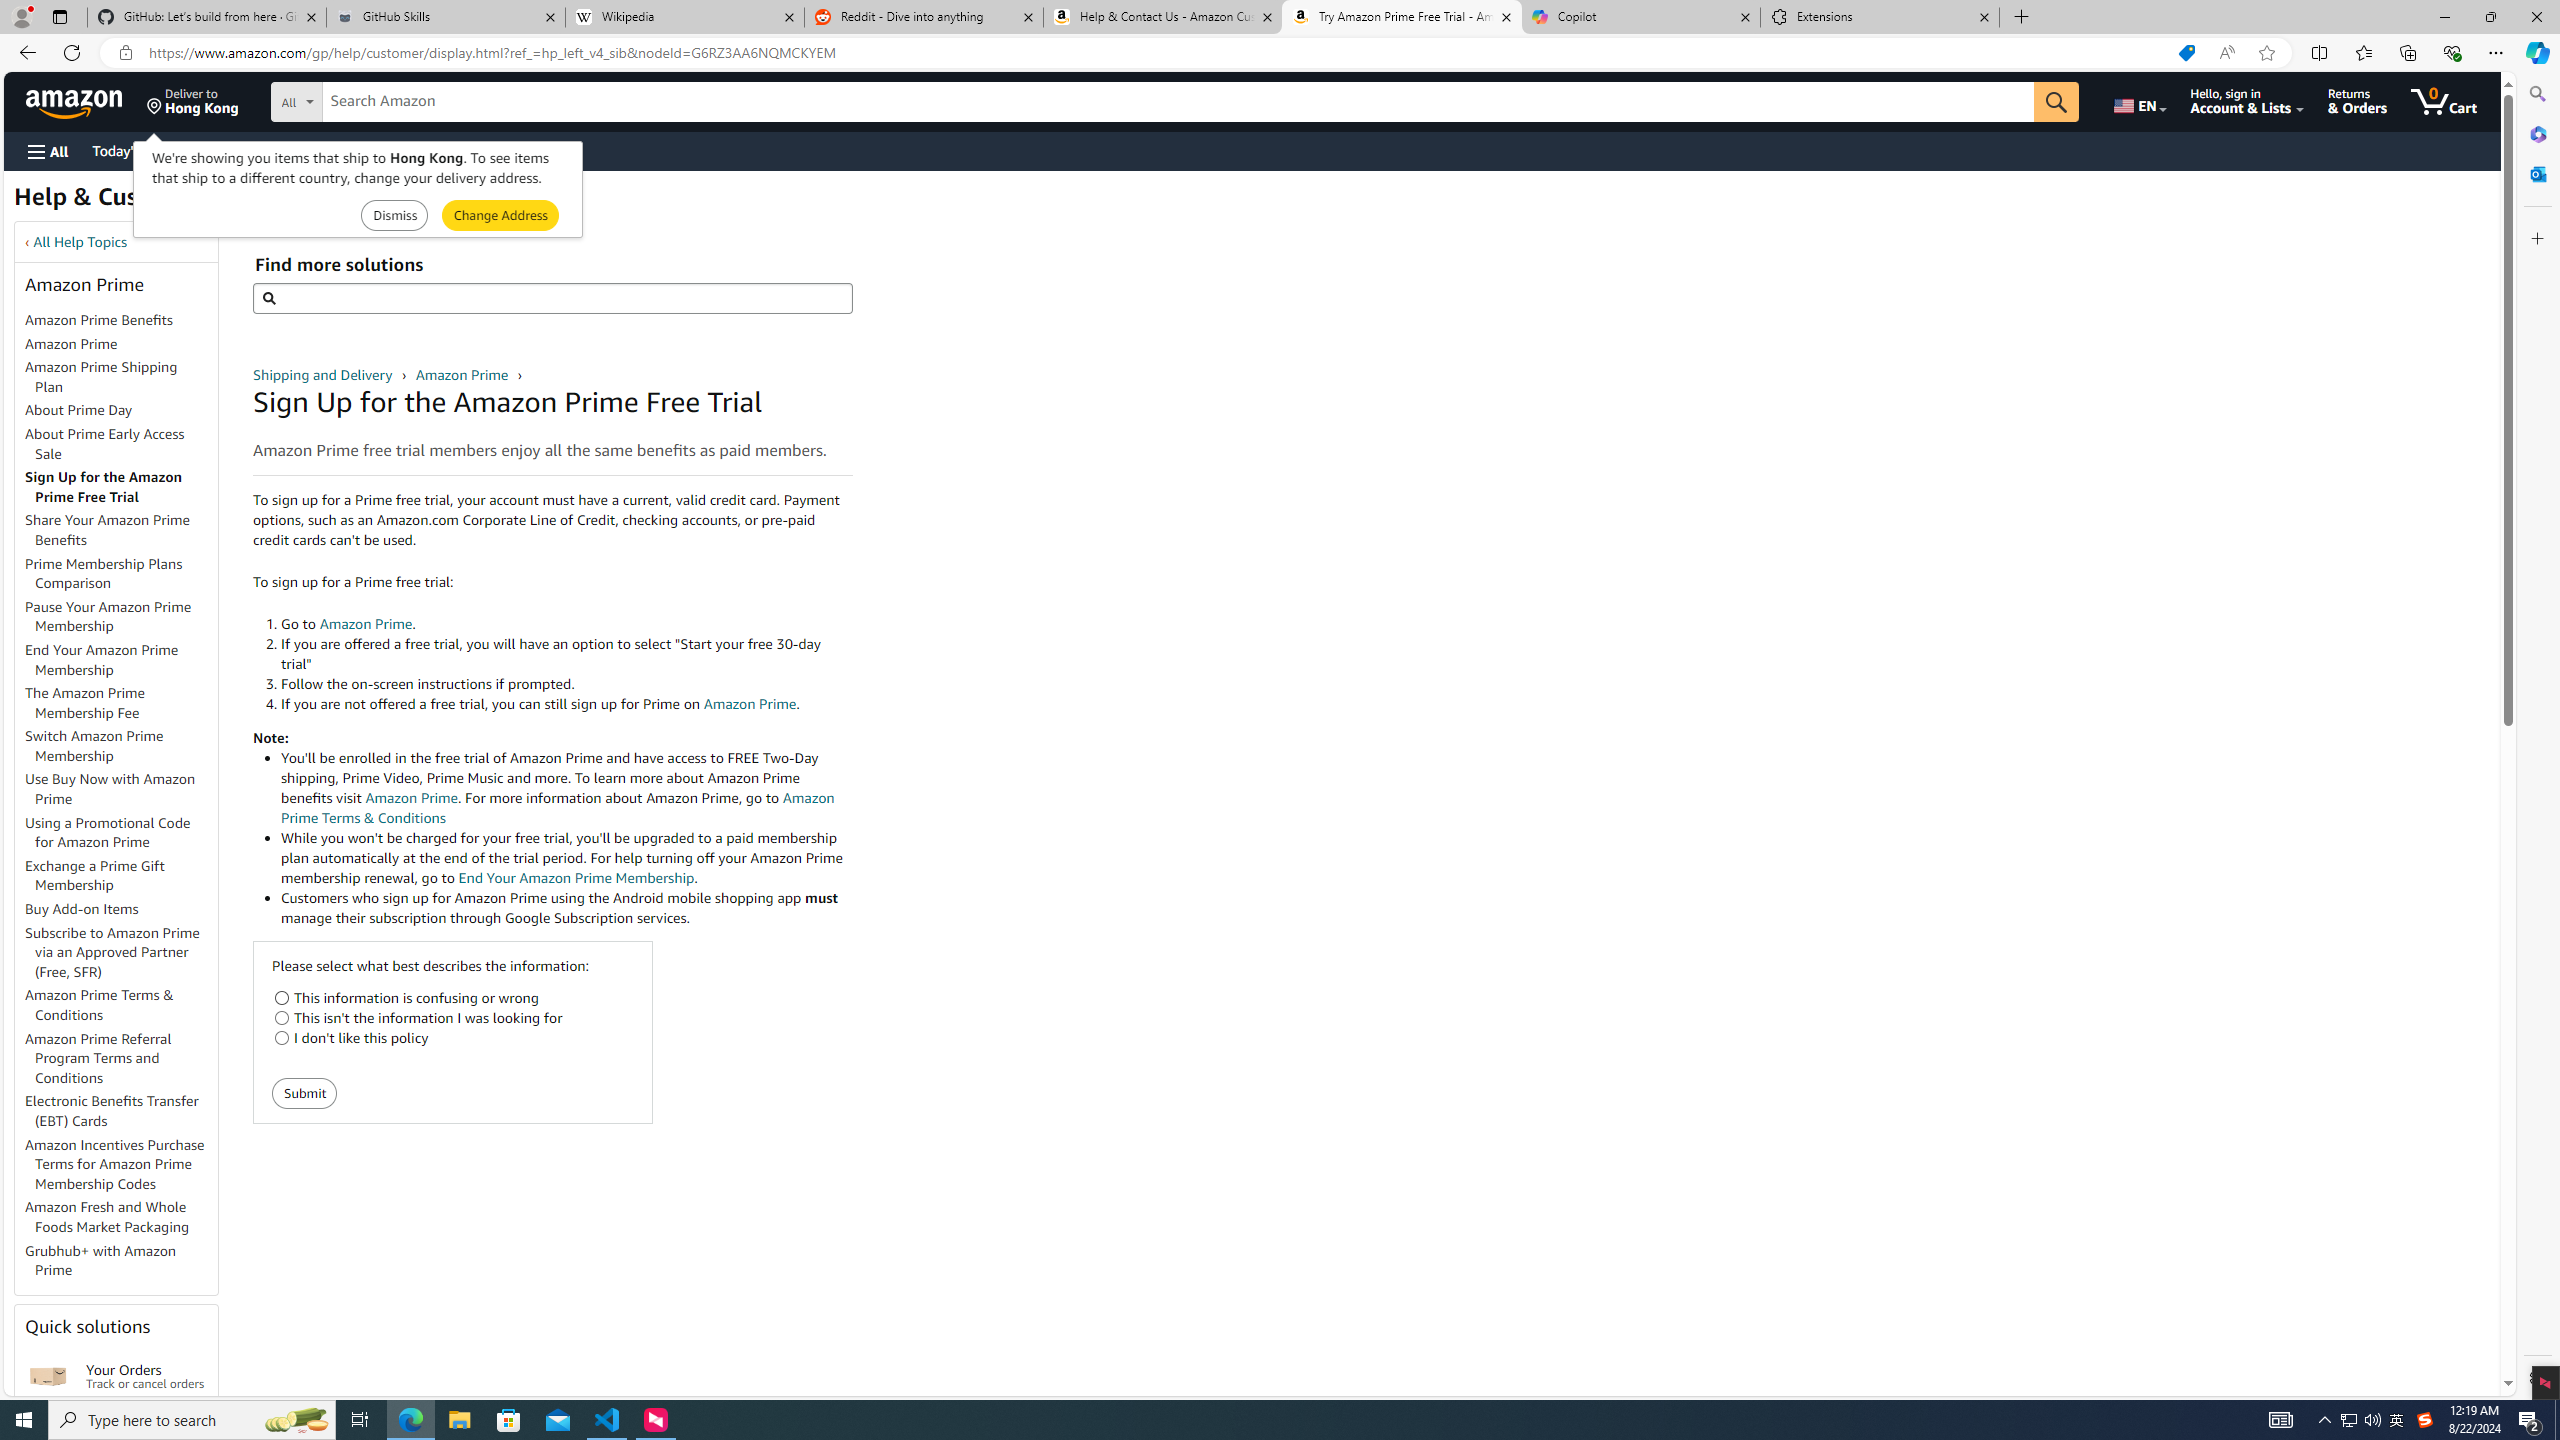 Image resolution: width=2560 pixels, height=1440 pixels. Describe the element at coordinates (46, 150) in the screenshot. I see `'Open Menu'` at that location.